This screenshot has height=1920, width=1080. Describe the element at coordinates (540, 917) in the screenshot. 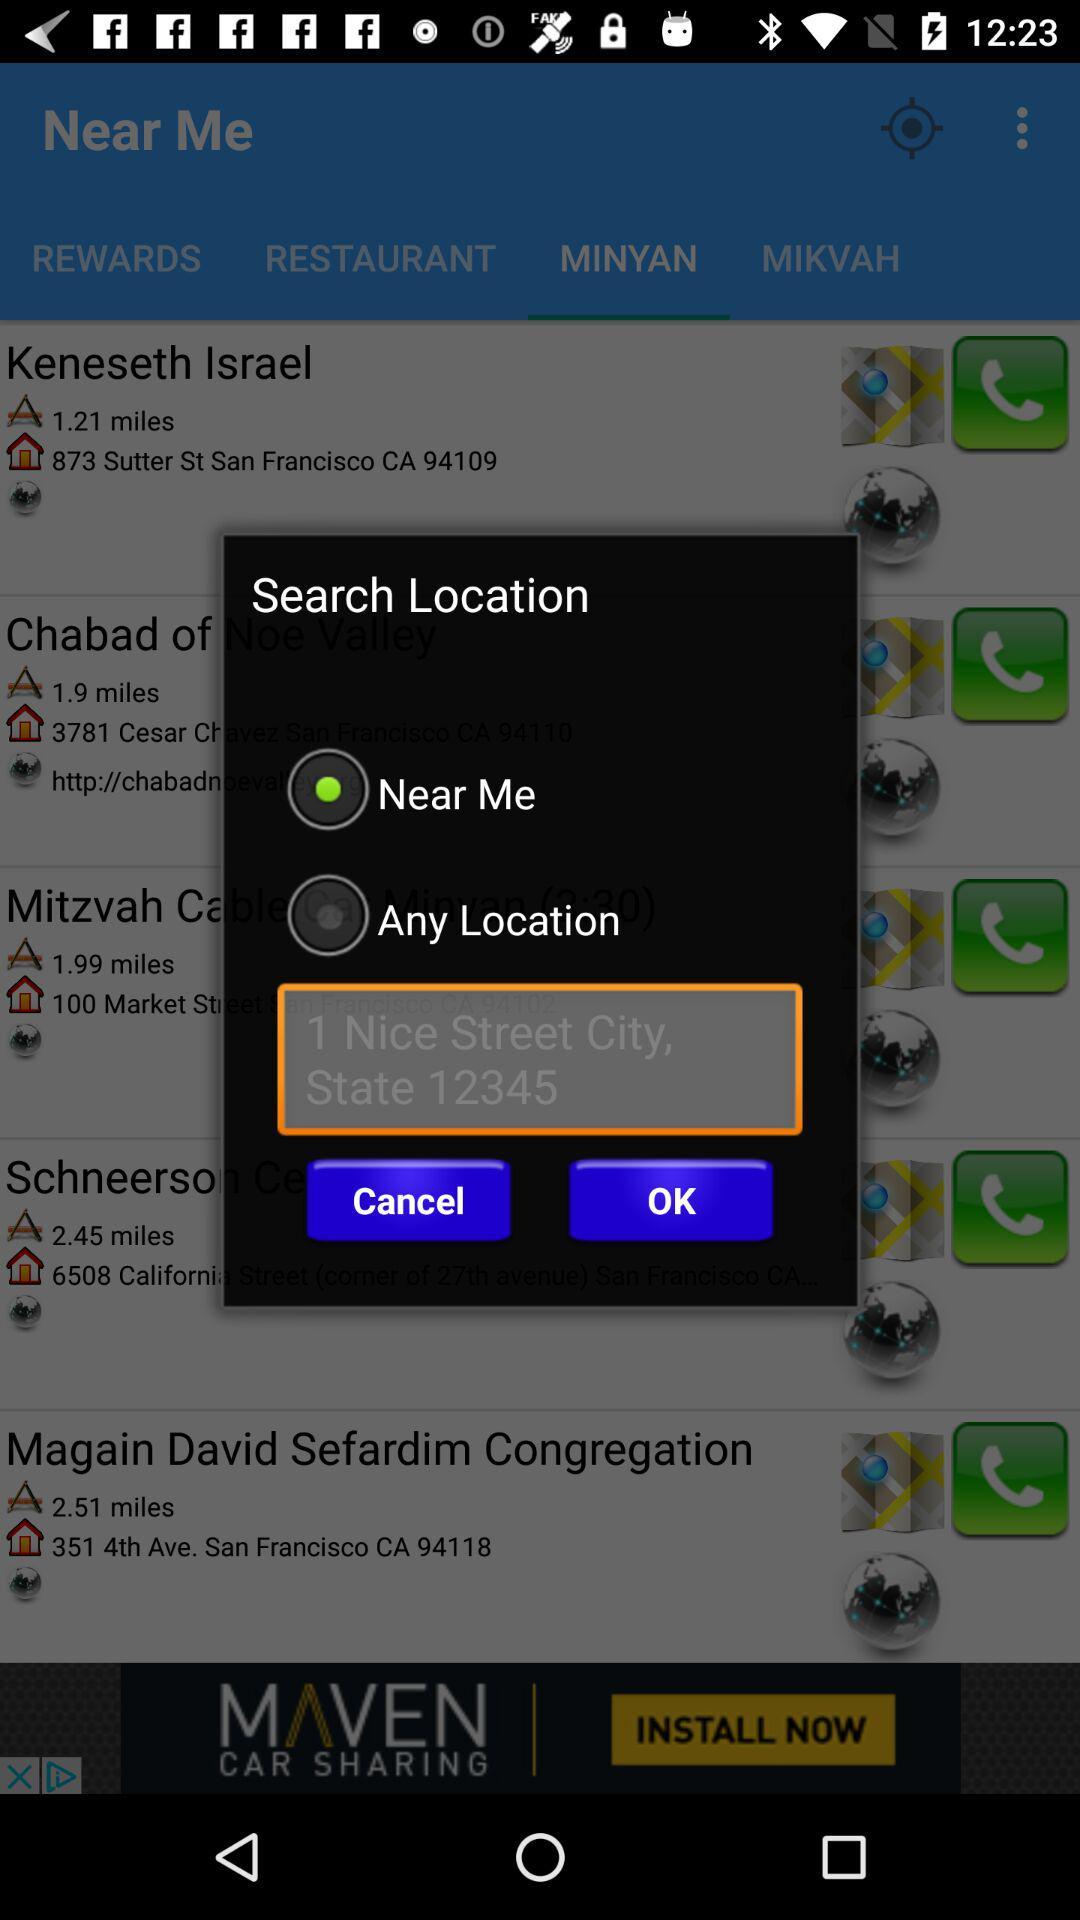

I see `the icon below the near me icon` at that location.